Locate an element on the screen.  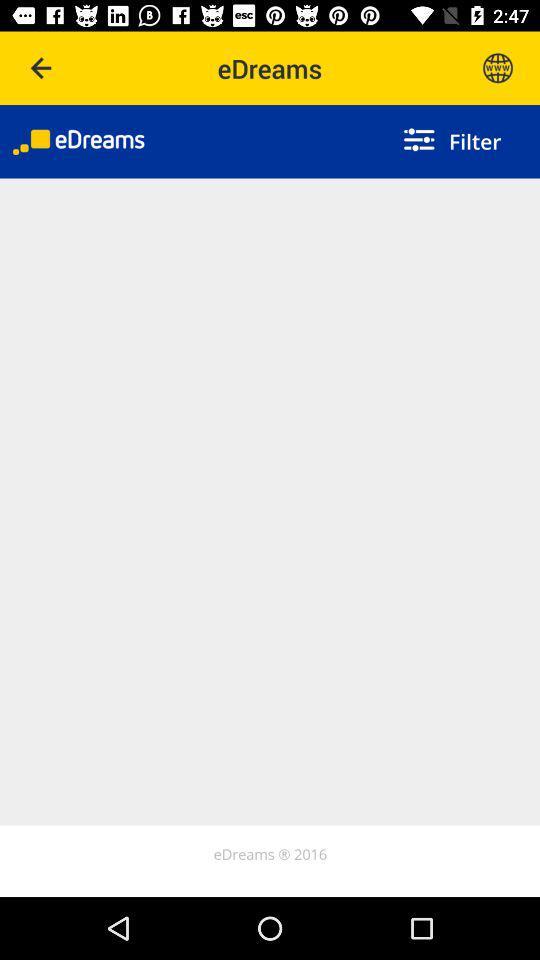
previous is located at coordinates (42, 68).